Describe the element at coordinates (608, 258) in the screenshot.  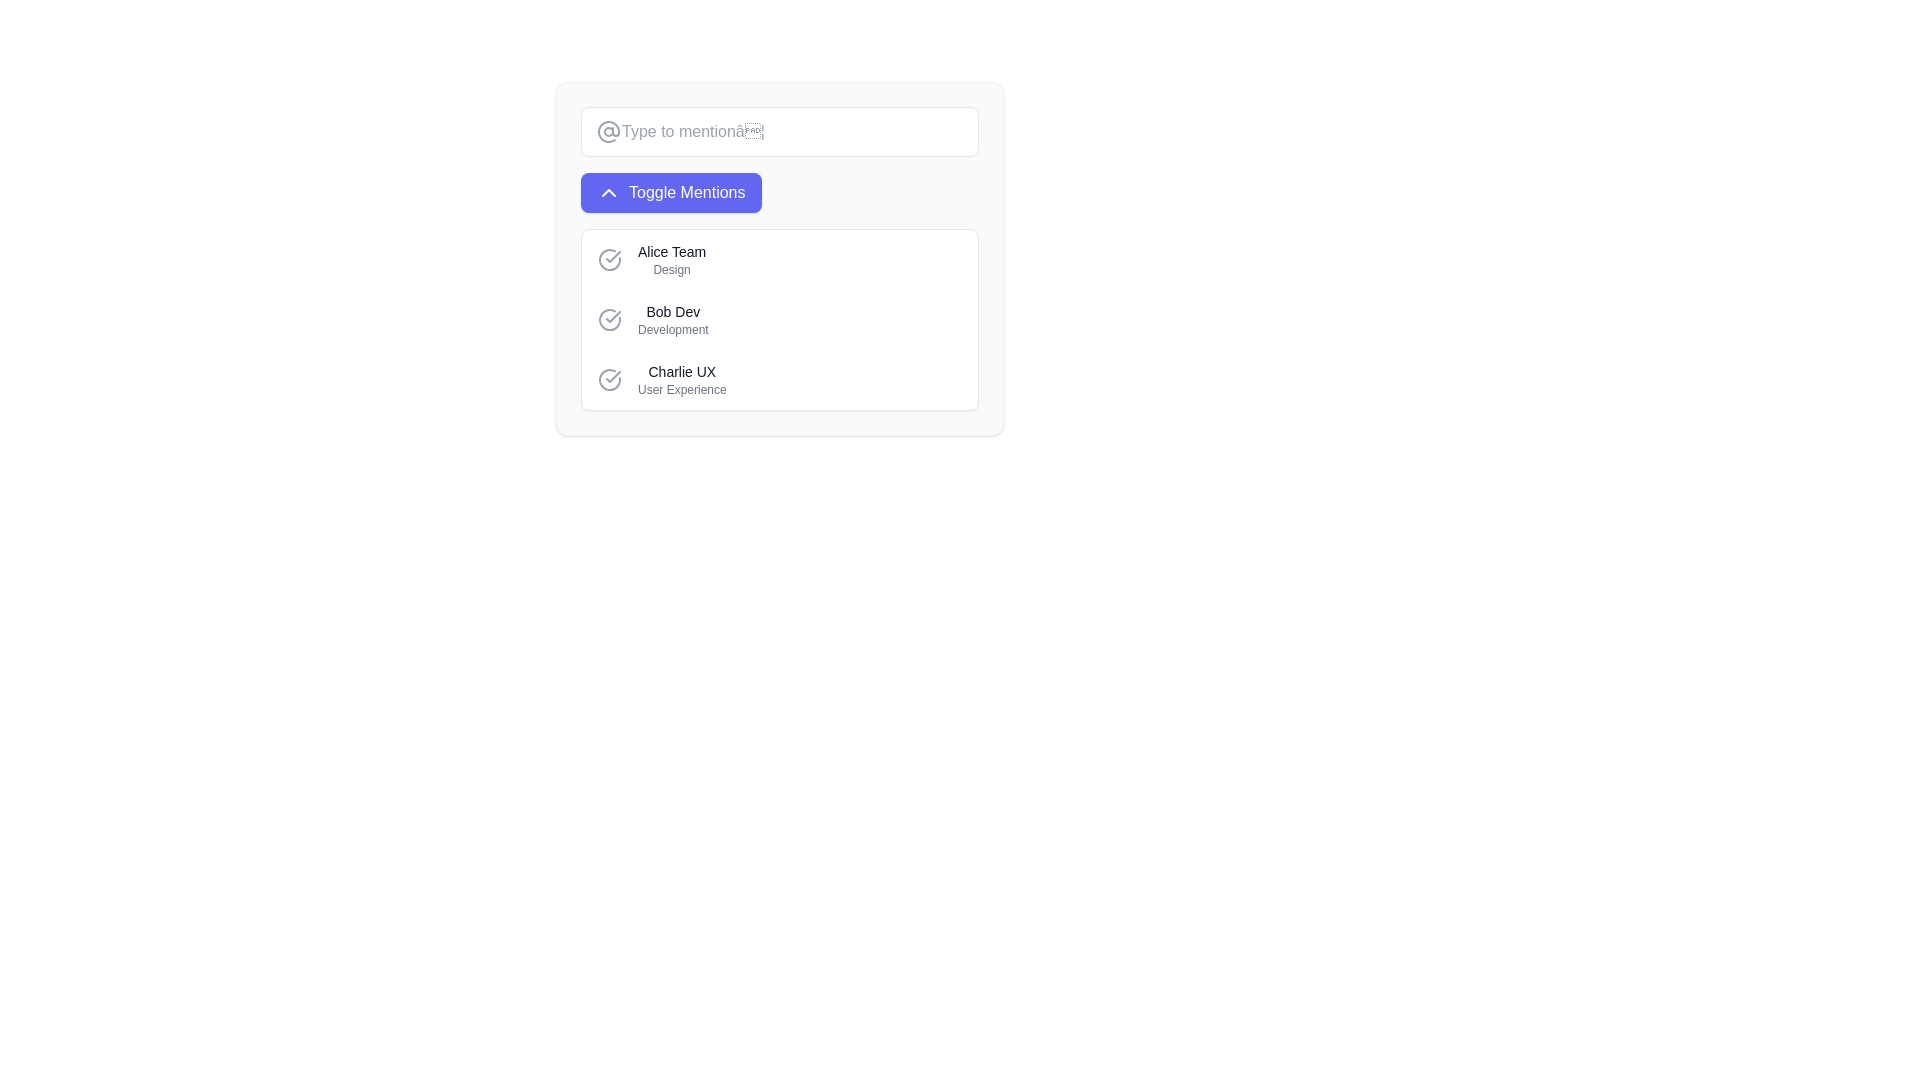
I see `the checkmark icon indicating the 'Alice Team' entry` at that location.